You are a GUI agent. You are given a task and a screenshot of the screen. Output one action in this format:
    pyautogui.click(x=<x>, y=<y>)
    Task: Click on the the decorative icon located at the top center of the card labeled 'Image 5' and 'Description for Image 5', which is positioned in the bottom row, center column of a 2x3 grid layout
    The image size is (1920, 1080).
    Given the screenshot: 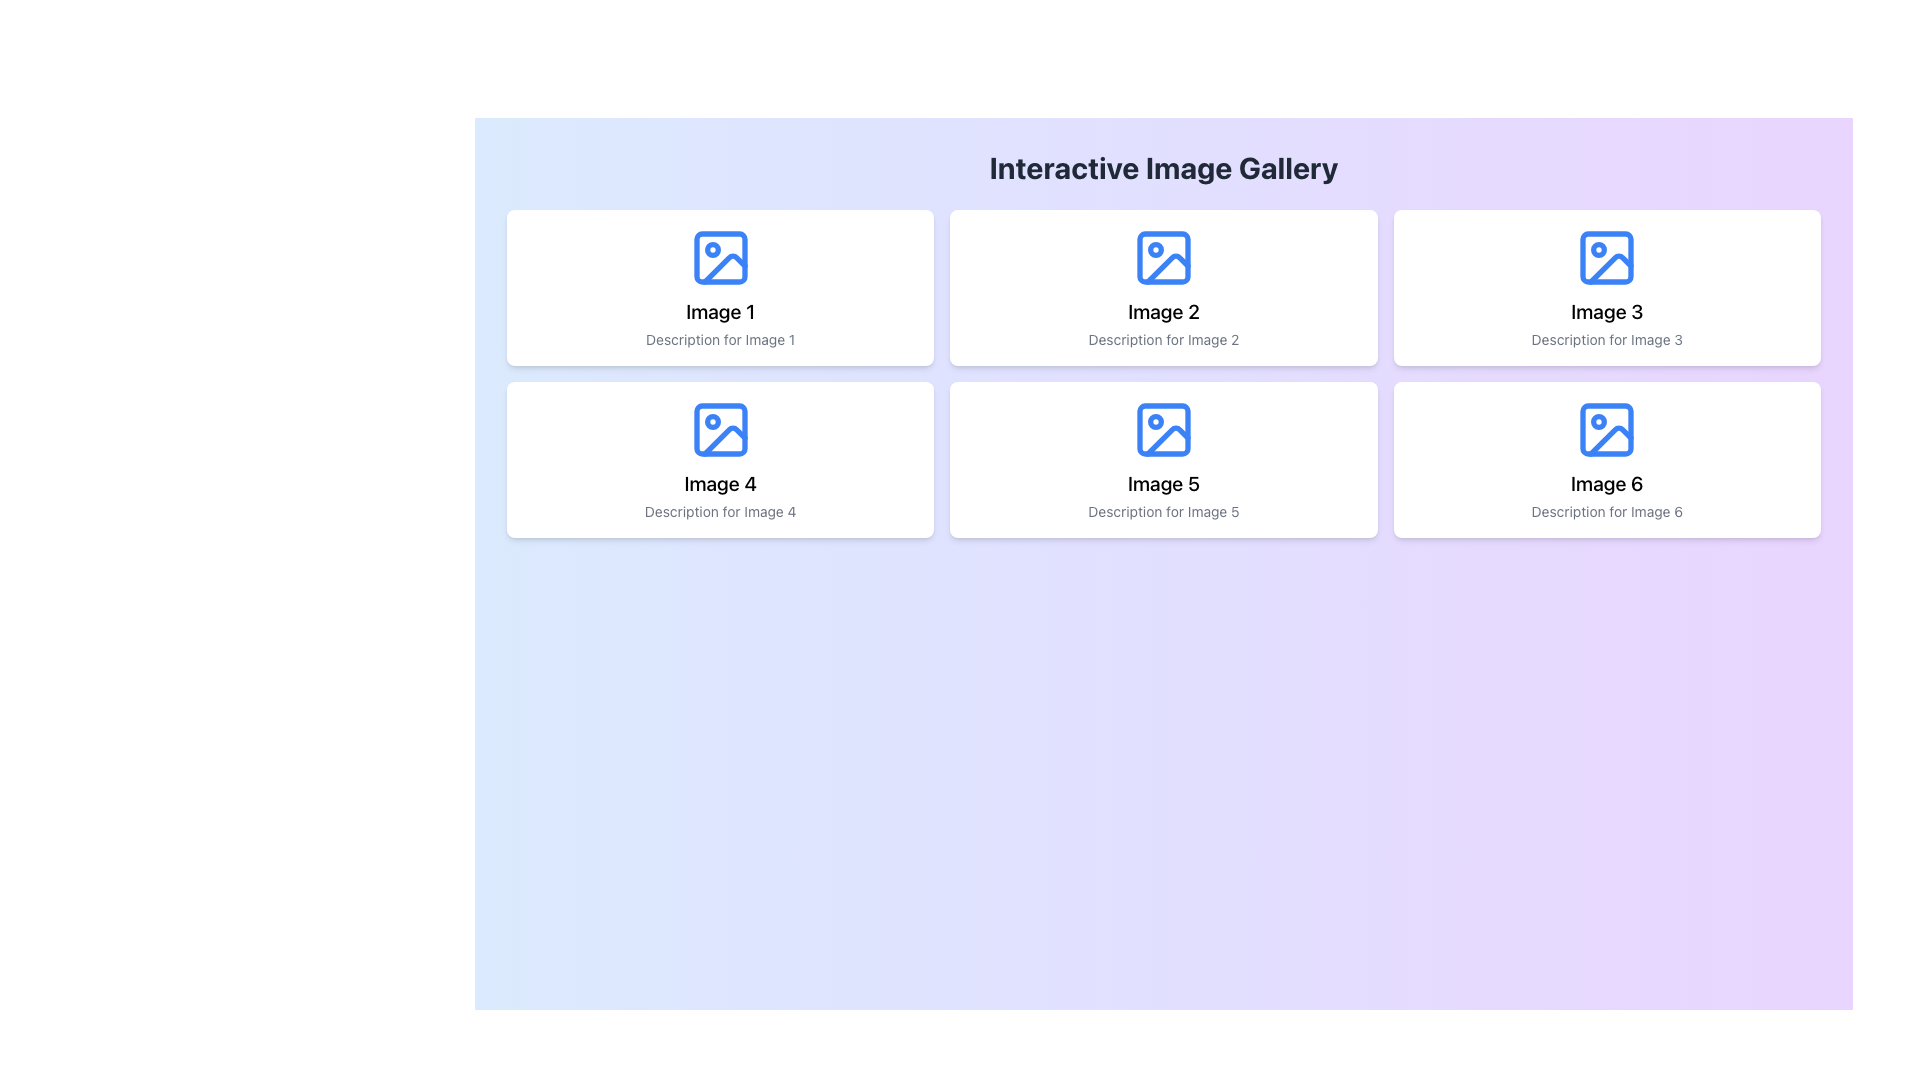 What is the action you would take?
    pyautogui.click(x=1163, y=428)
    